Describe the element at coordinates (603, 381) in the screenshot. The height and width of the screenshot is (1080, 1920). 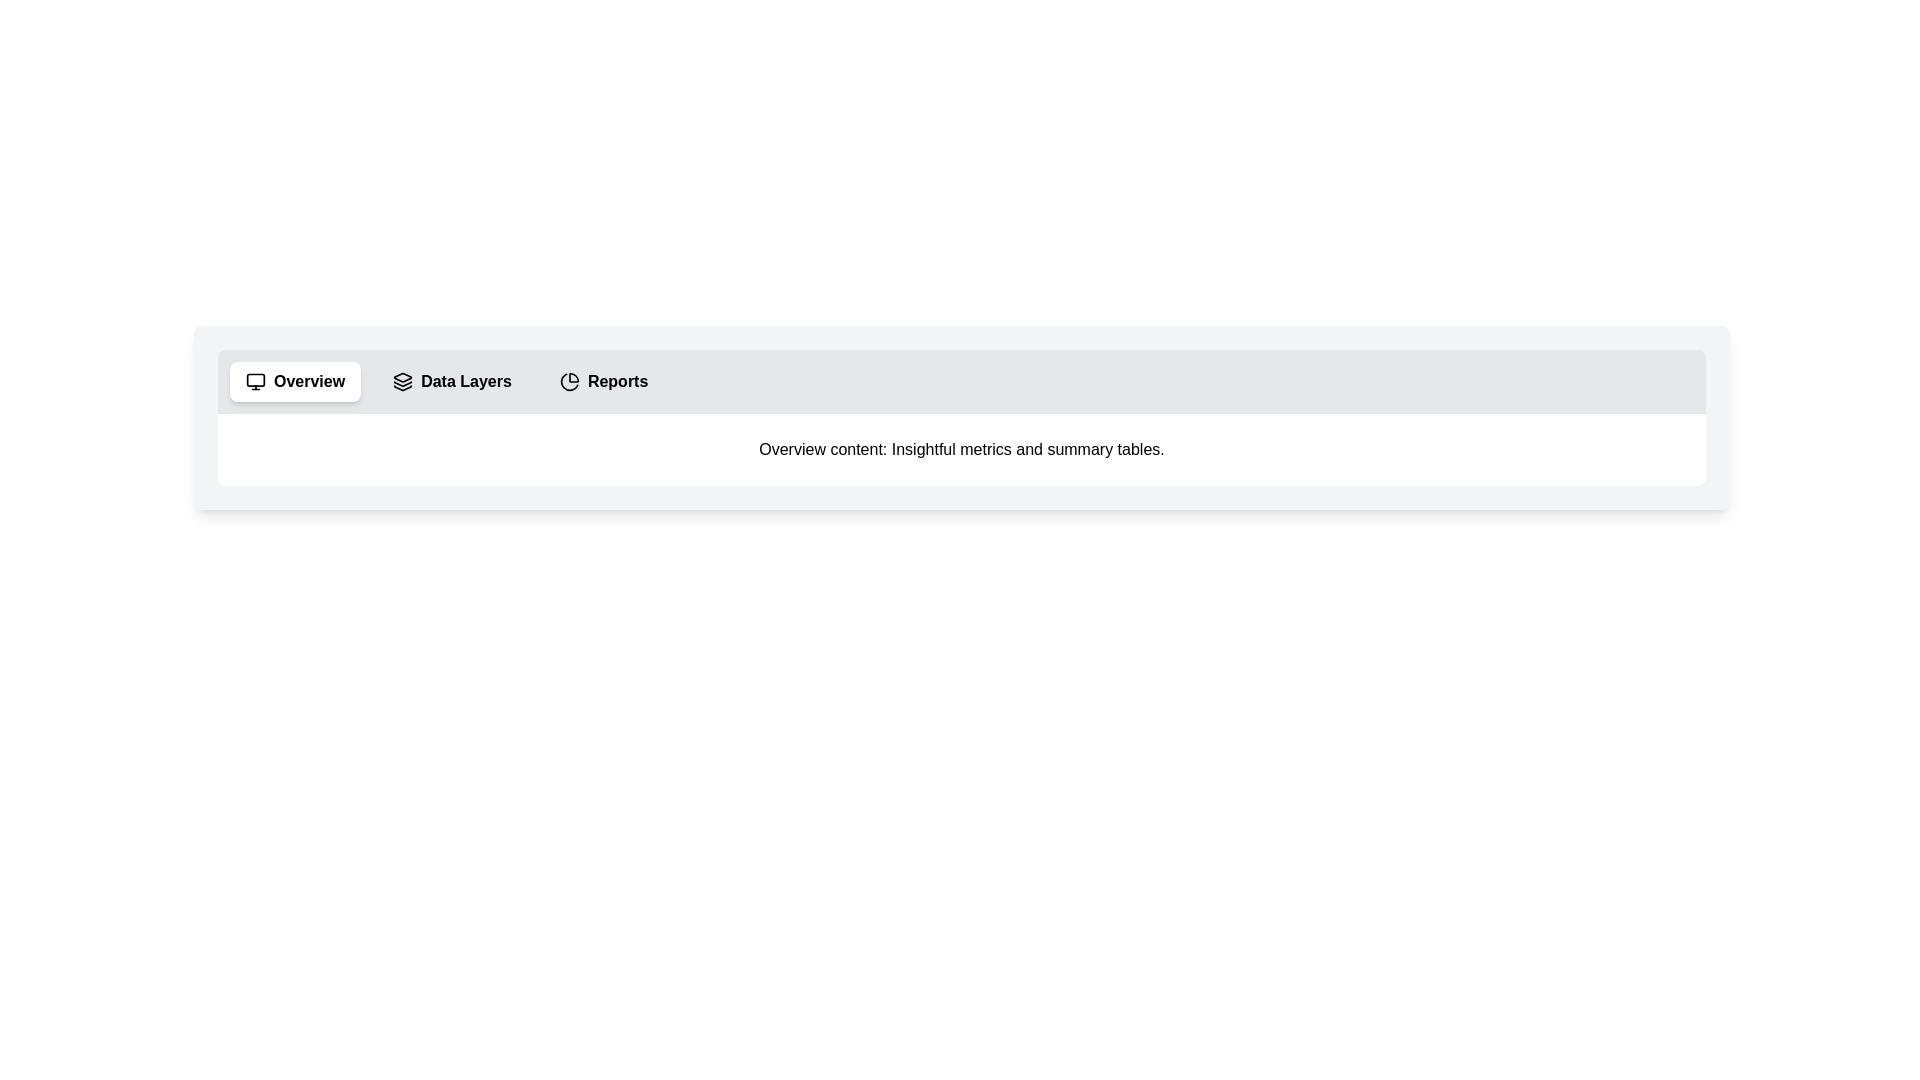
I see `the Reports tab to view its content` at that location.